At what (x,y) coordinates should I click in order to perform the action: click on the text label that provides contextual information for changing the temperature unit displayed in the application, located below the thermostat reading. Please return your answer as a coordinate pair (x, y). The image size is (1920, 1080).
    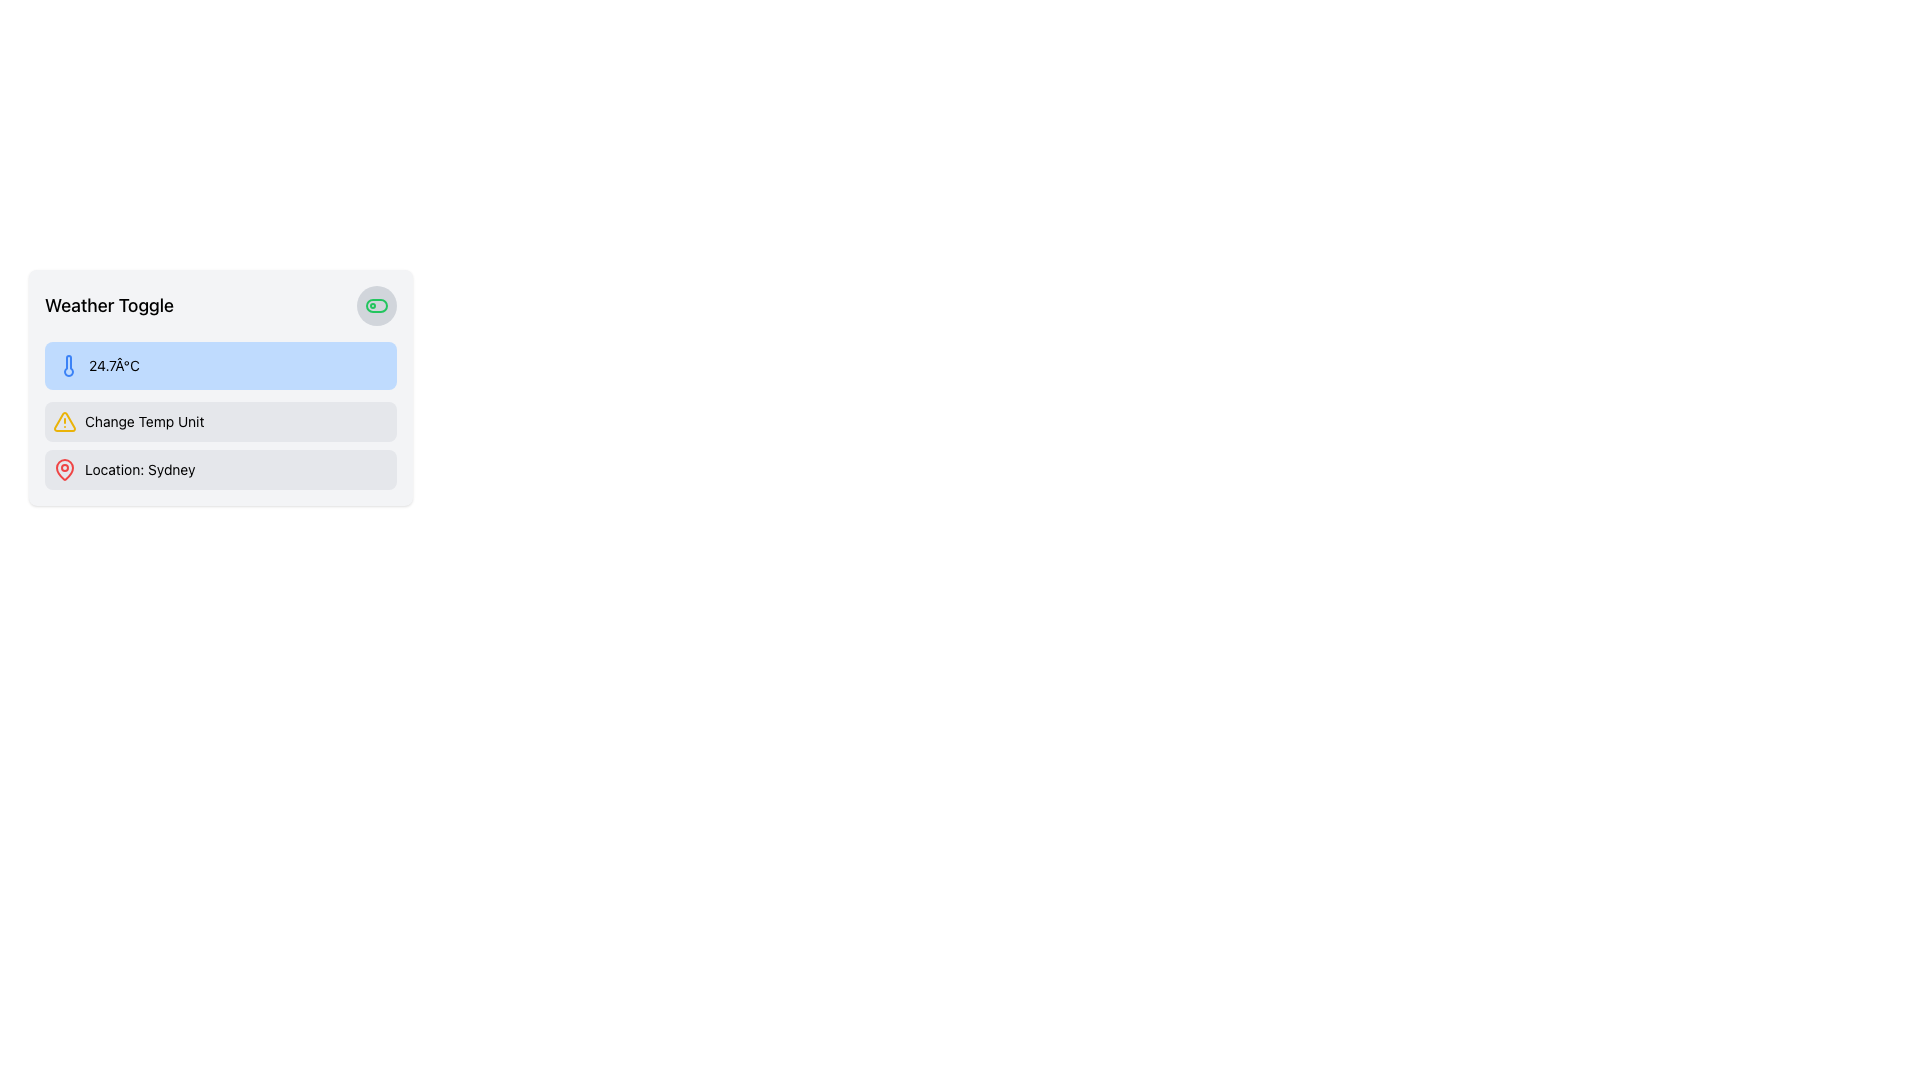
    Looking at the image, I should click on (143, 420).